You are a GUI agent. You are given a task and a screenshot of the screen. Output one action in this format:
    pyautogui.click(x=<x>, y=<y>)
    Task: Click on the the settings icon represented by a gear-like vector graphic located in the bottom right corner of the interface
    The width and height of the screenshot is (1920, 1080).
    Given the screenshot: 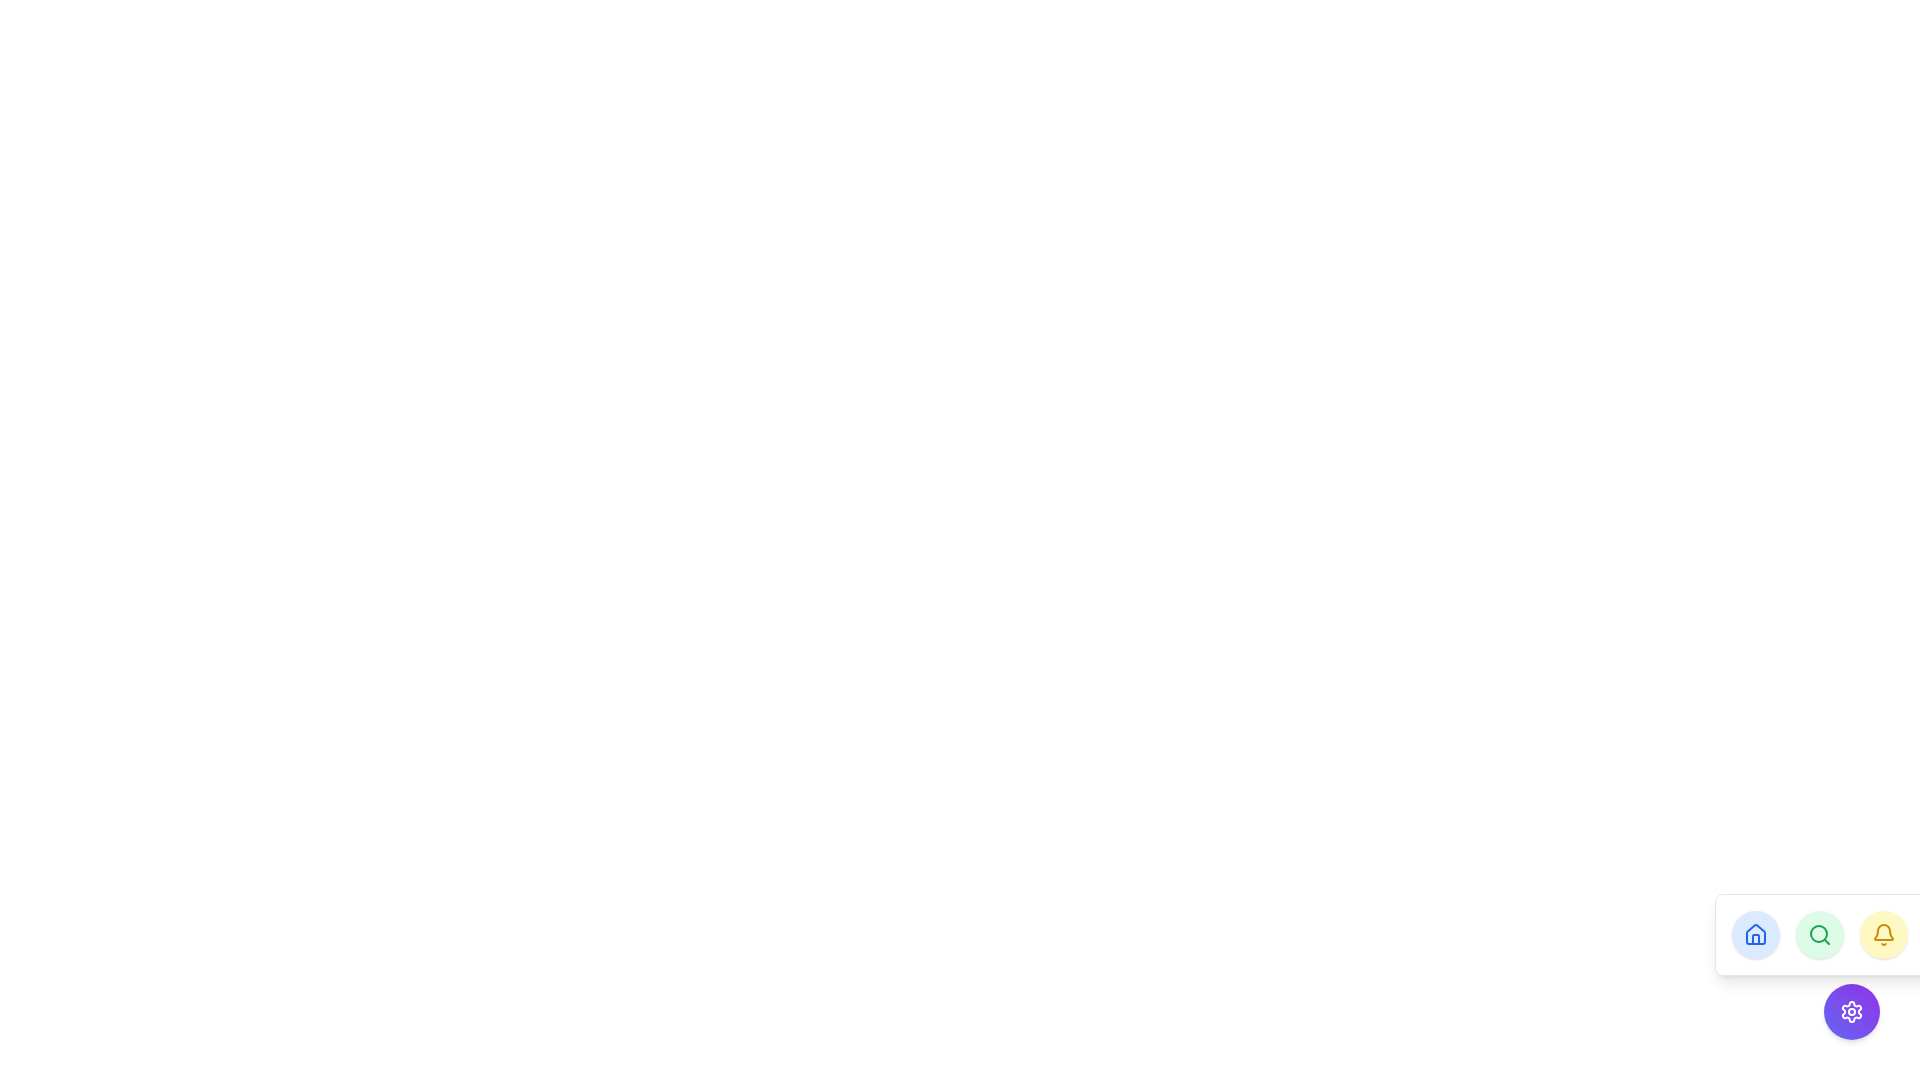 What is the action you would take?
    pyautogui.click(x=1851, y=1011)
    